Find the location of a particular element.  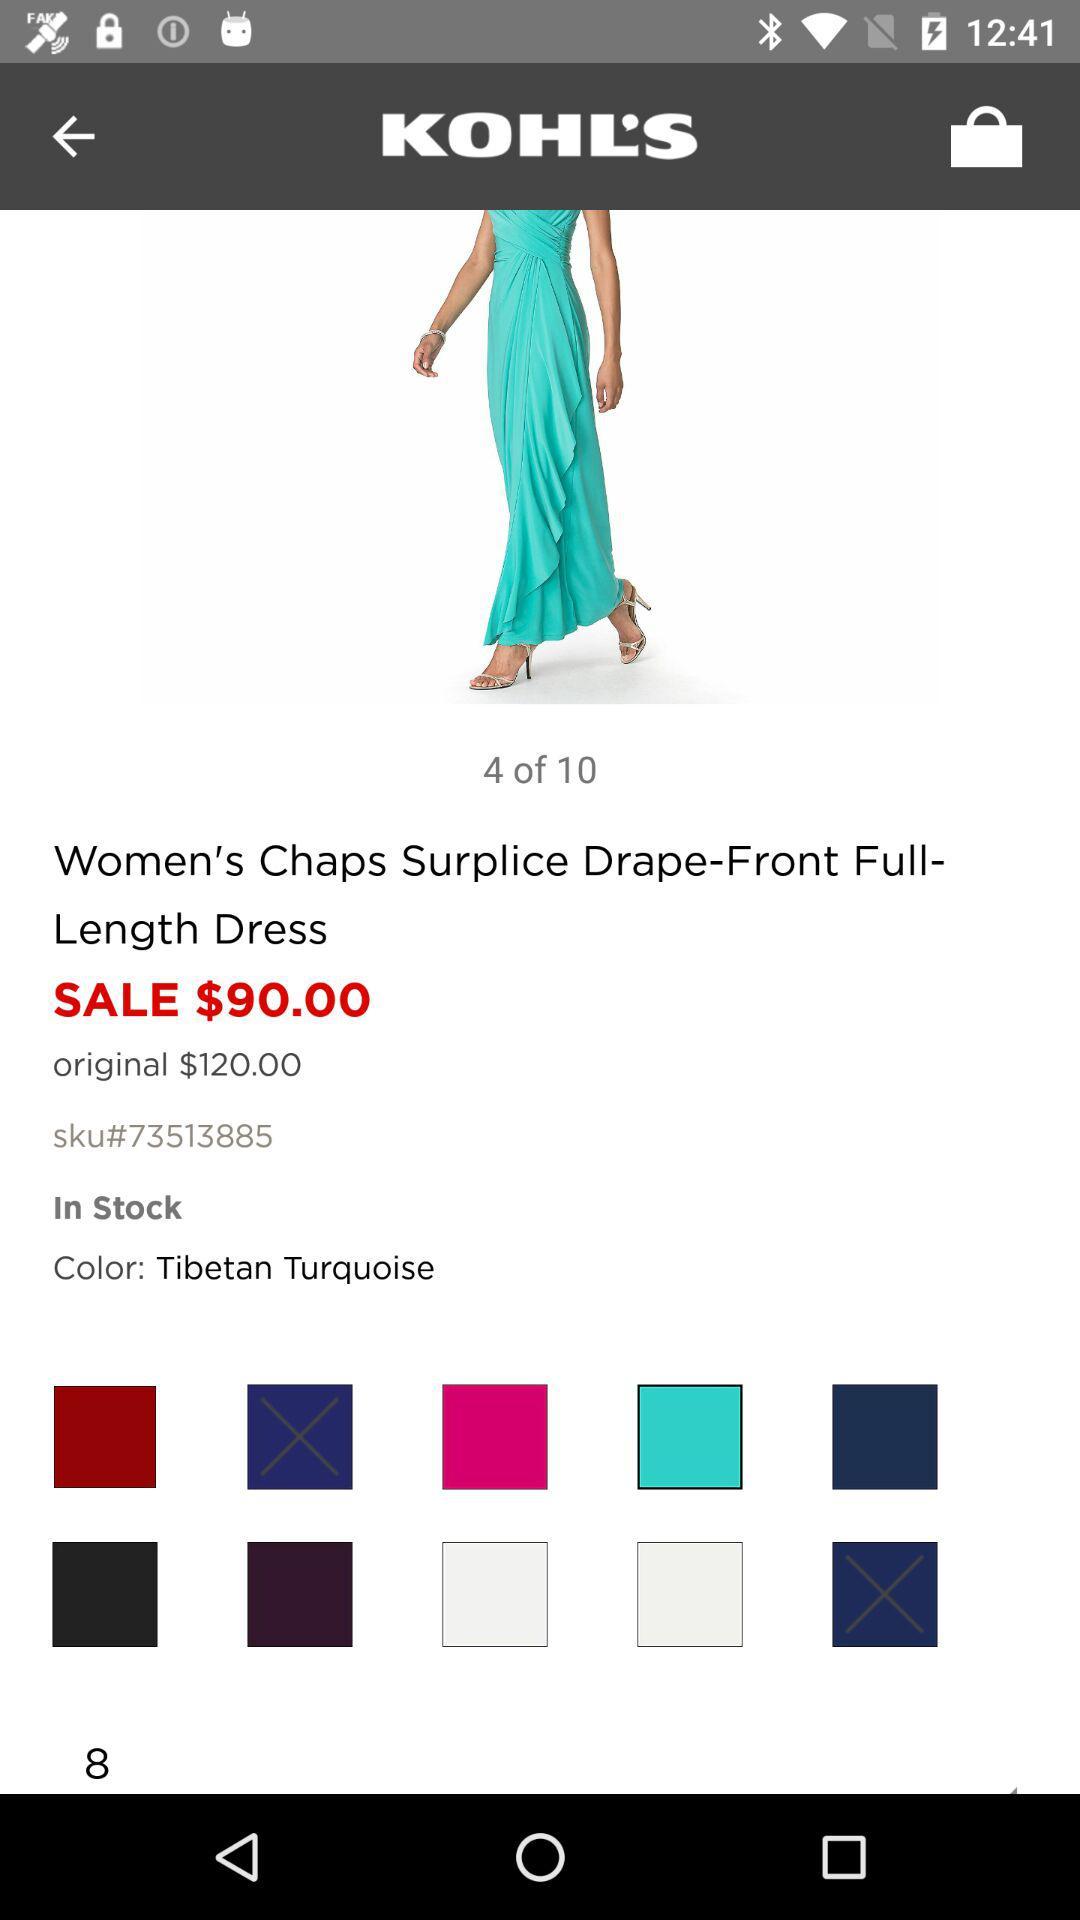

the icon above 8 is located at coordinates (883, 1593).